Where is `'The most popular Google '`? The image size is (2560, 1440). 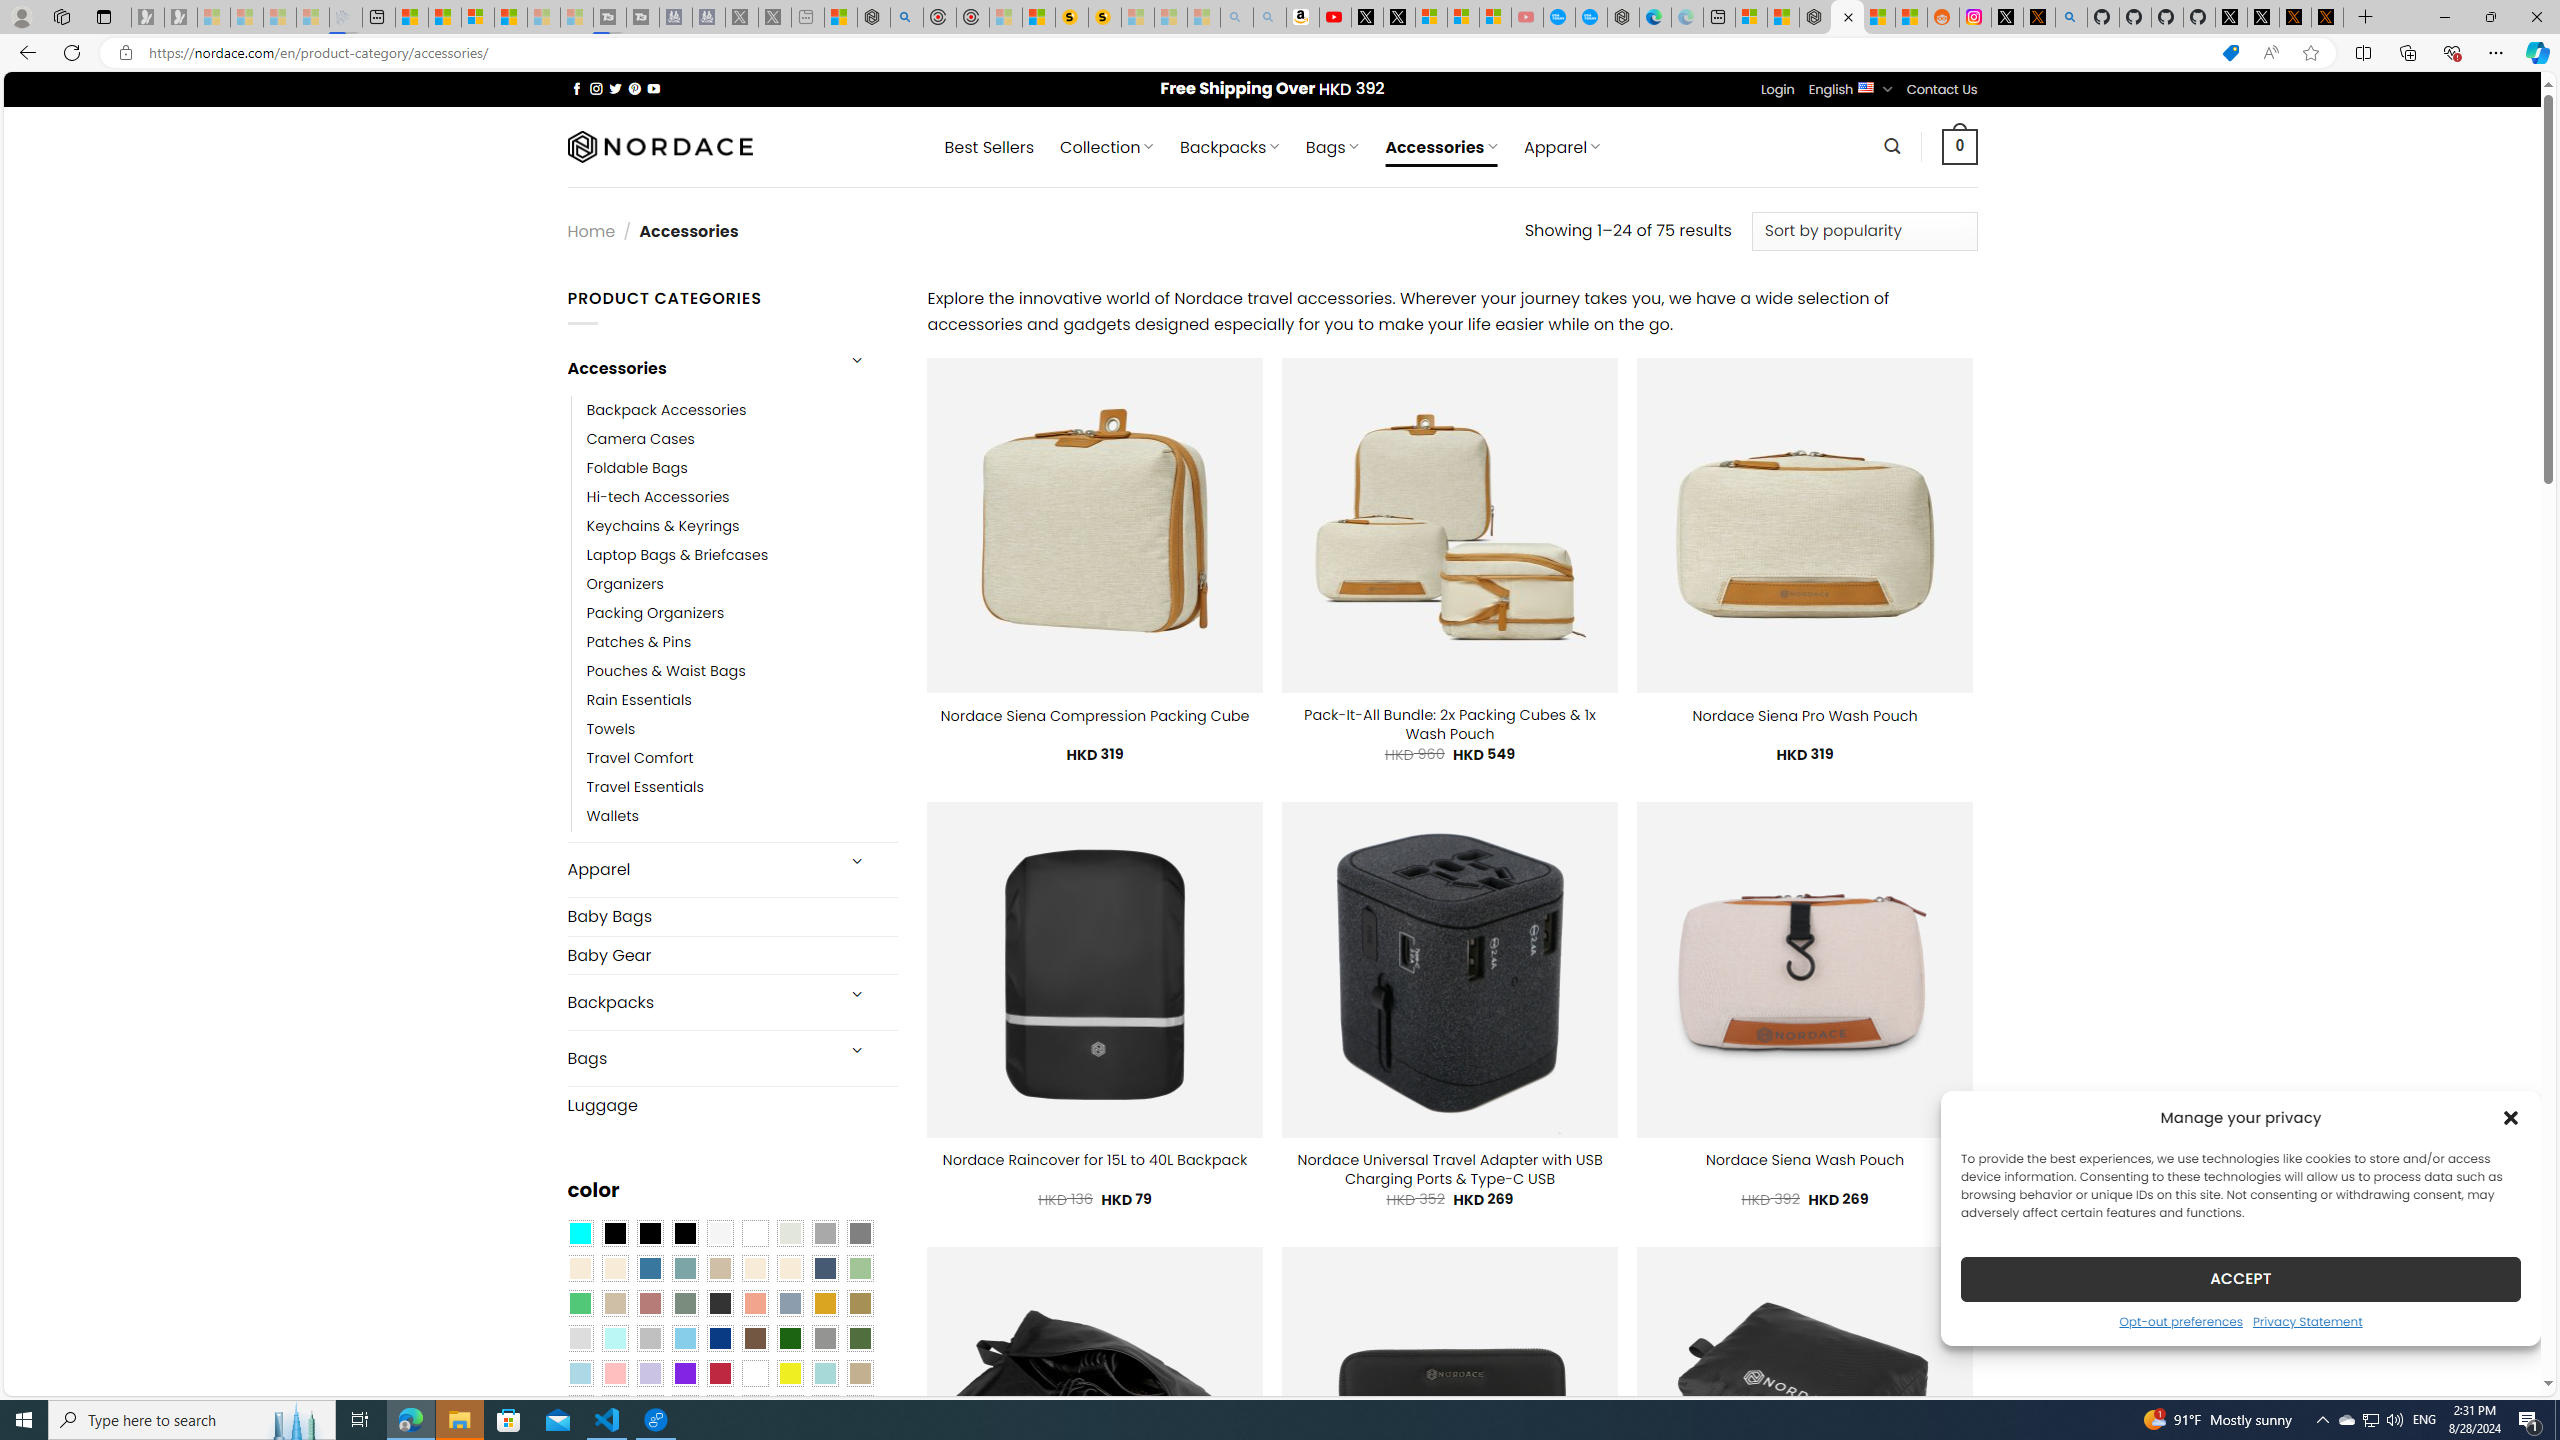
'The most popular Google ' is located at coordinates (1590, 16).